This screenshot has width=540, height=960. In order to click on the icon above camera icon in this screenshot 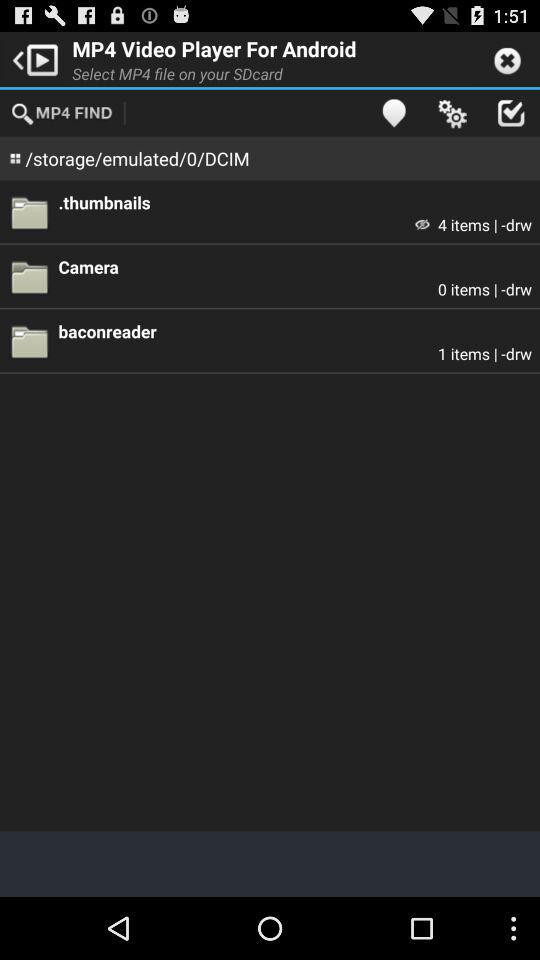, I will do `click(421, 224)`.